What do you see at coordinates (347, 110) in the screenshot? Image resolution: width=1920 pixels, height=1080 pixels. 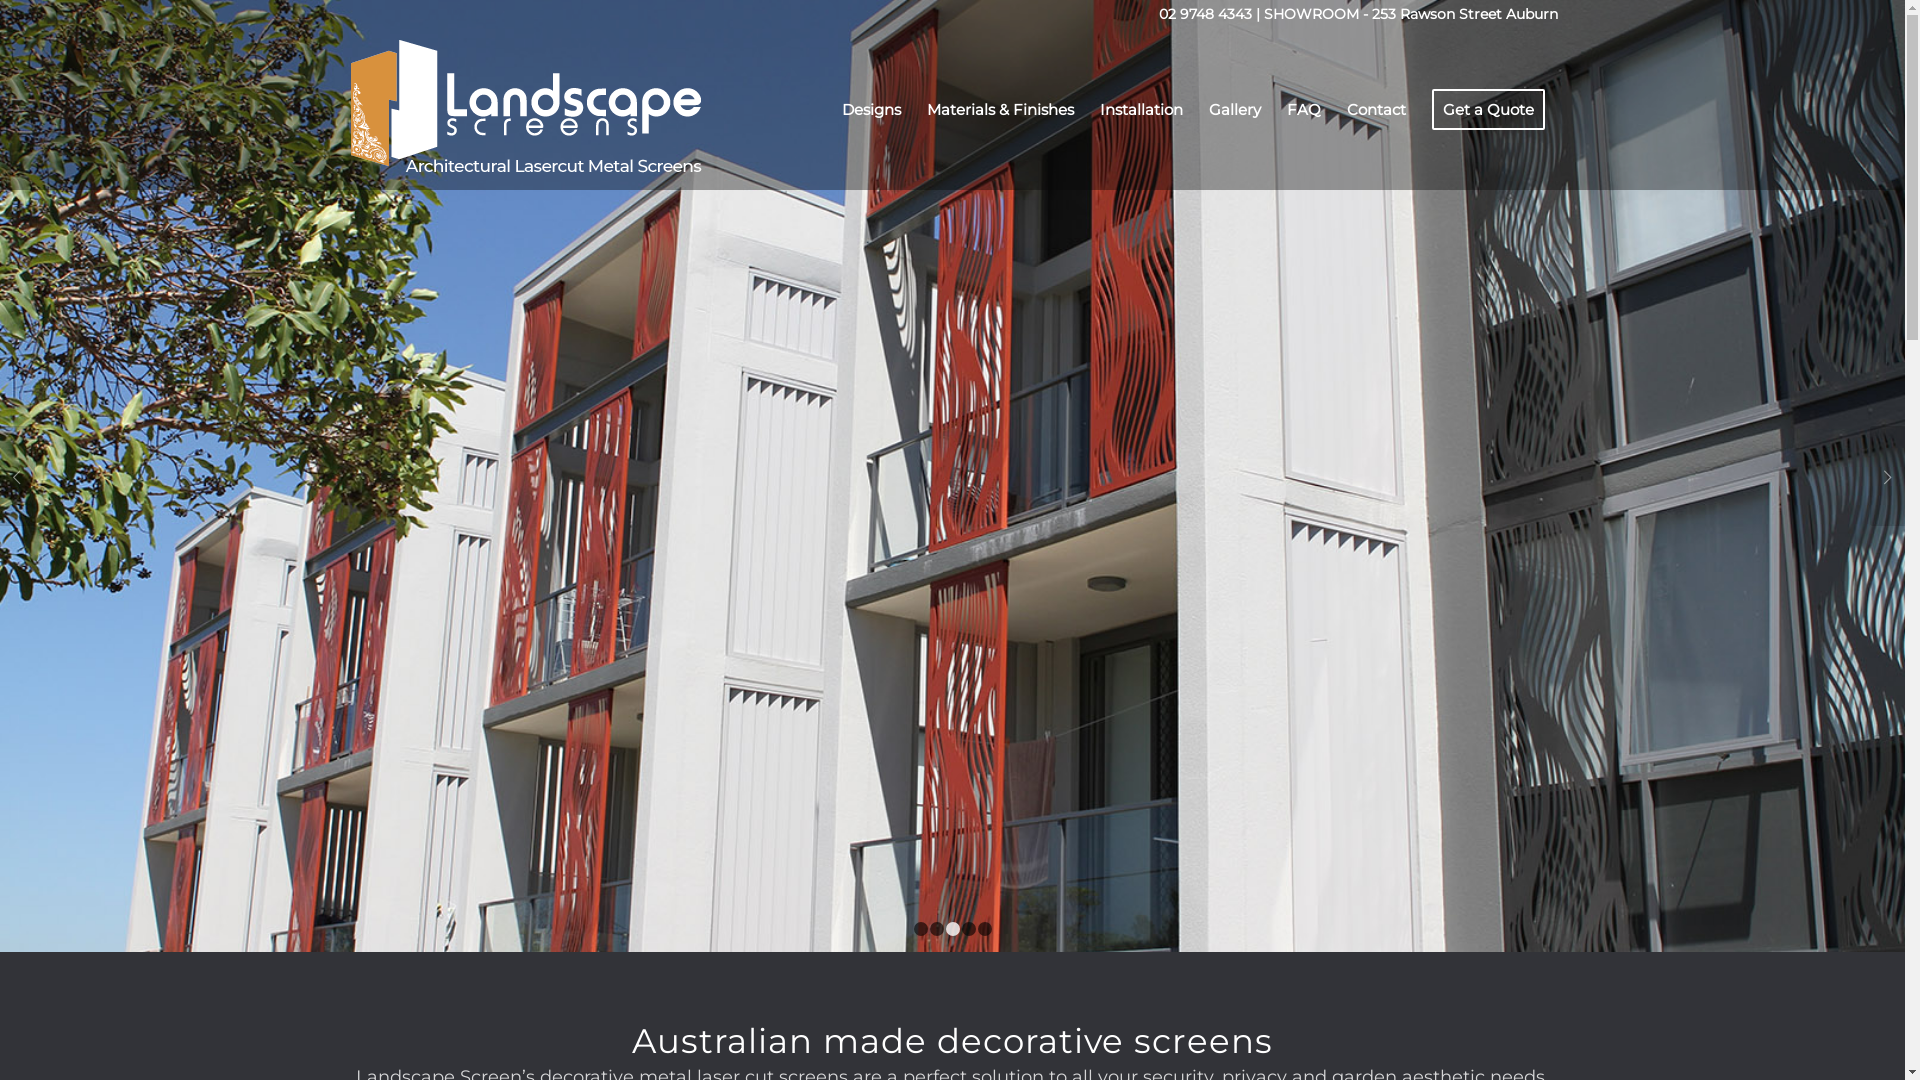 I see `'landscape screens logo reverse'` at bounding box center [347, 110].